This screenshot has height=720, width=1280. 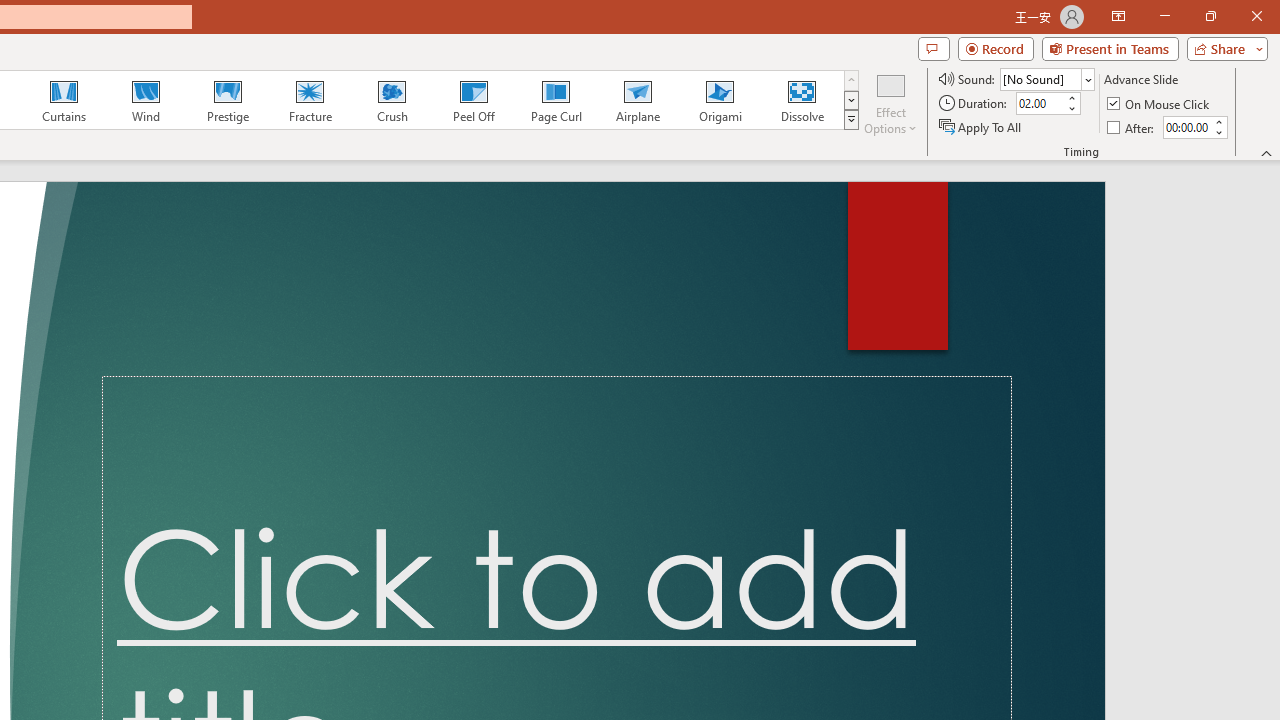 I want to click on 'Origami', so click(x=720, y=100).